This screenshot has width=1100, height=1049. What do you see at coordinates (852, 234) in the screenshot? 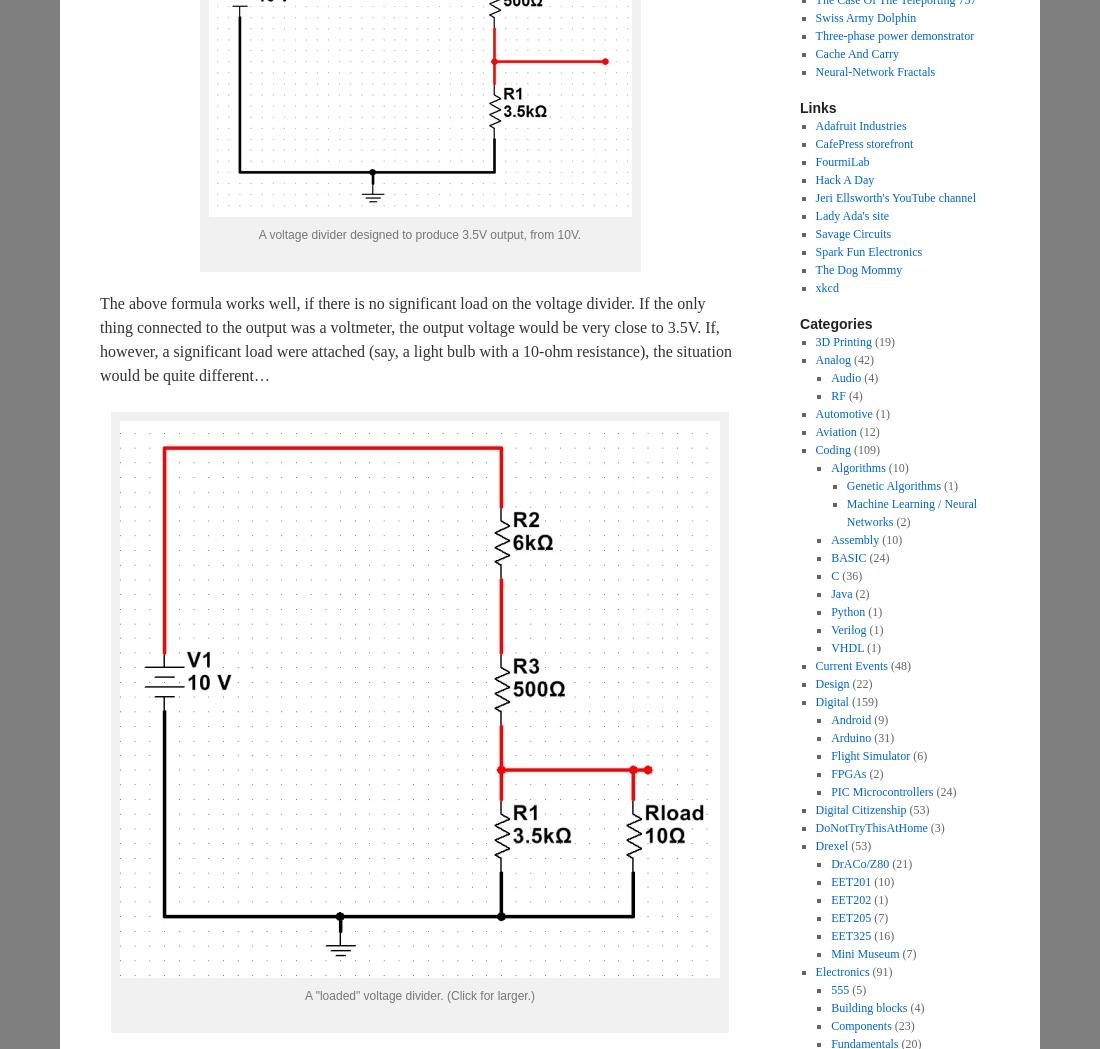
I see `'Savage Circuits'` at bounding box center [852, 234].